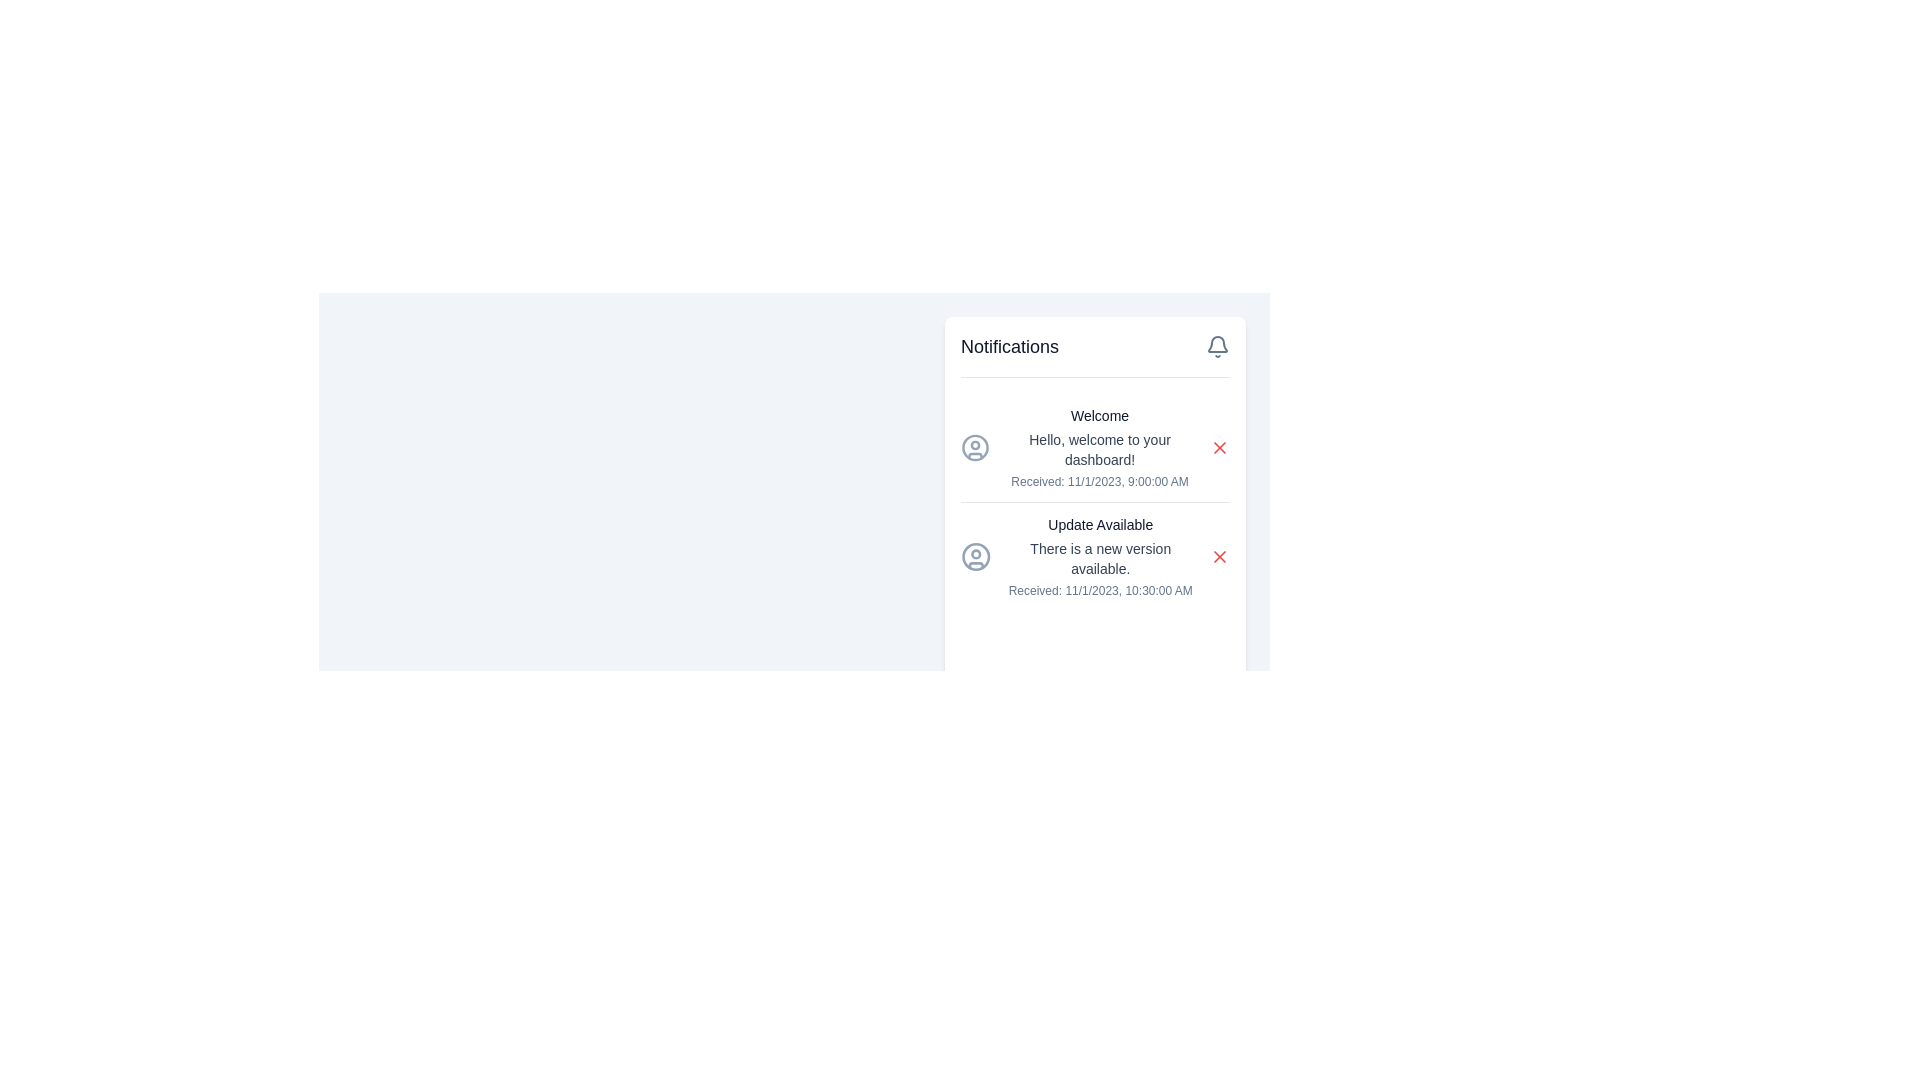 This screenshot has height=1080, width=1920. I want to click on the second red cross icon button in the notification panel, so click(1218, 556).